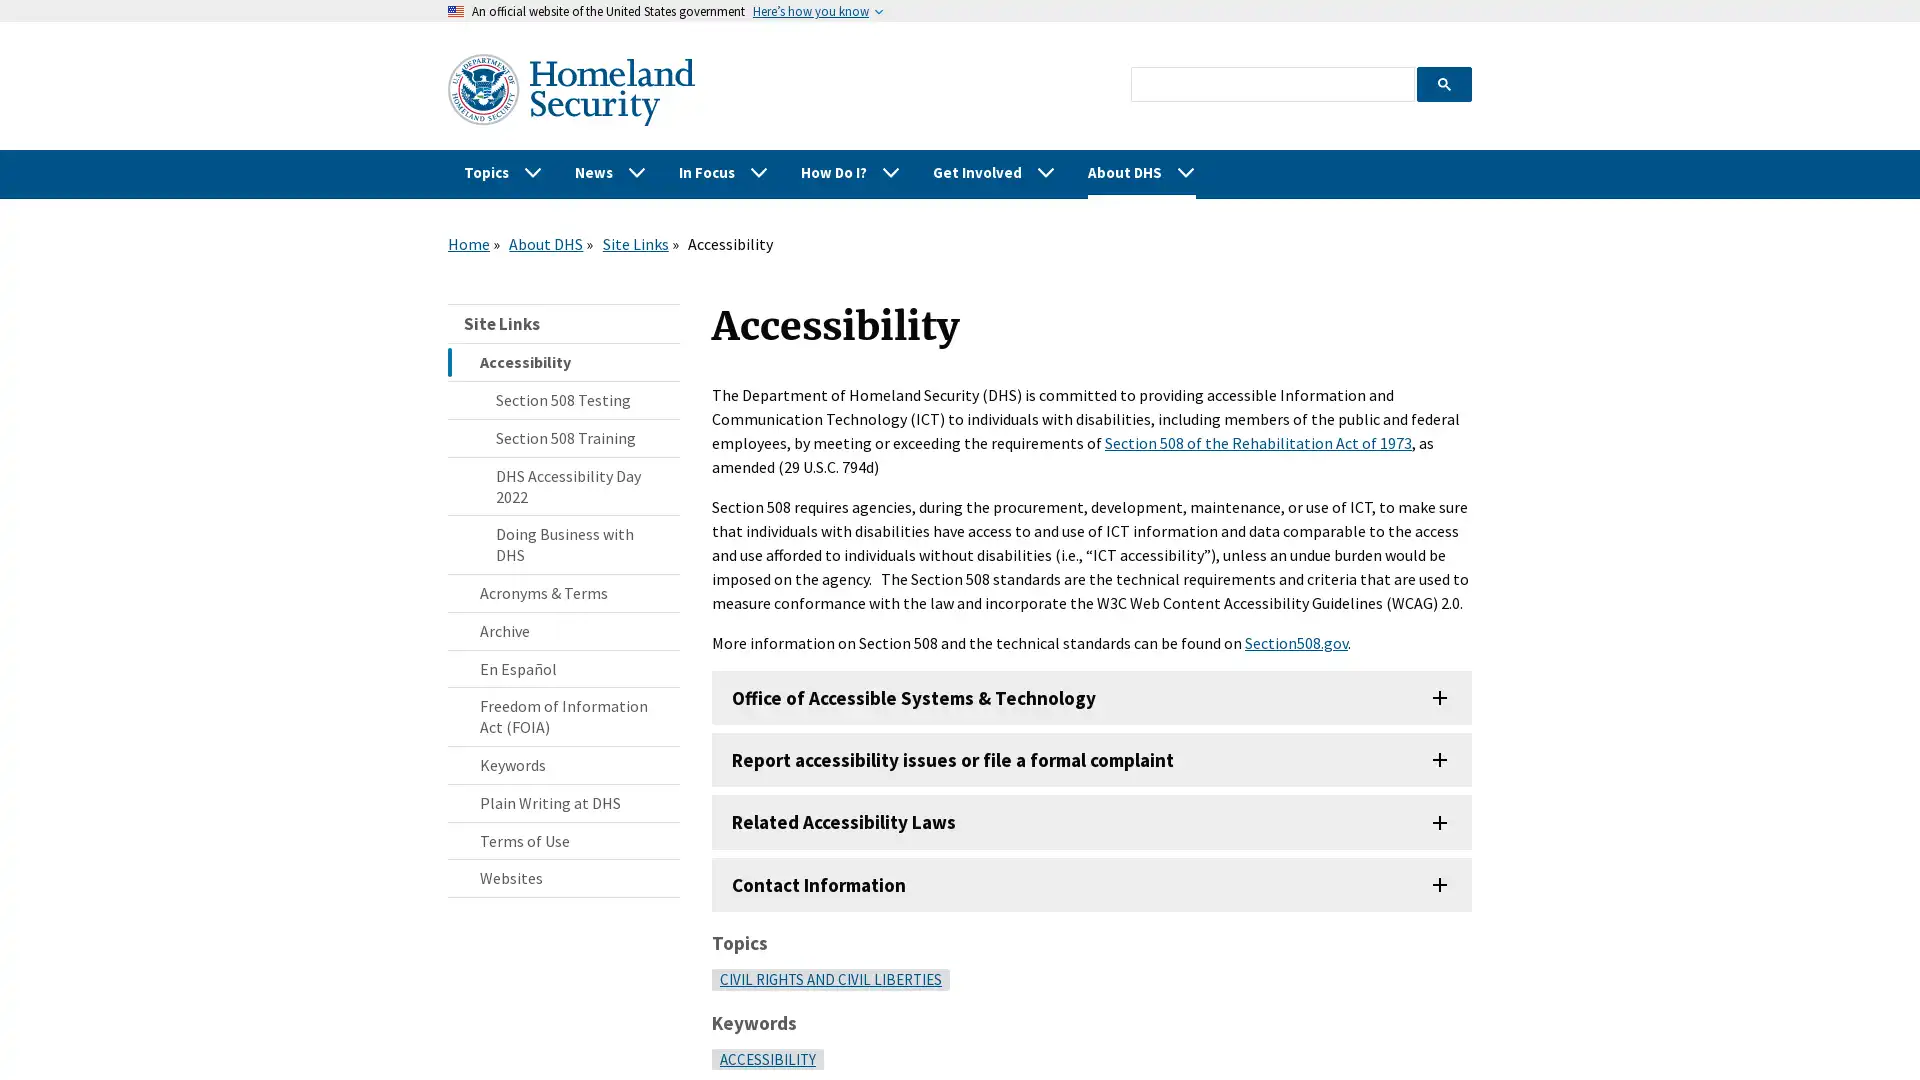  I want to click on search, so click(1443, 82).